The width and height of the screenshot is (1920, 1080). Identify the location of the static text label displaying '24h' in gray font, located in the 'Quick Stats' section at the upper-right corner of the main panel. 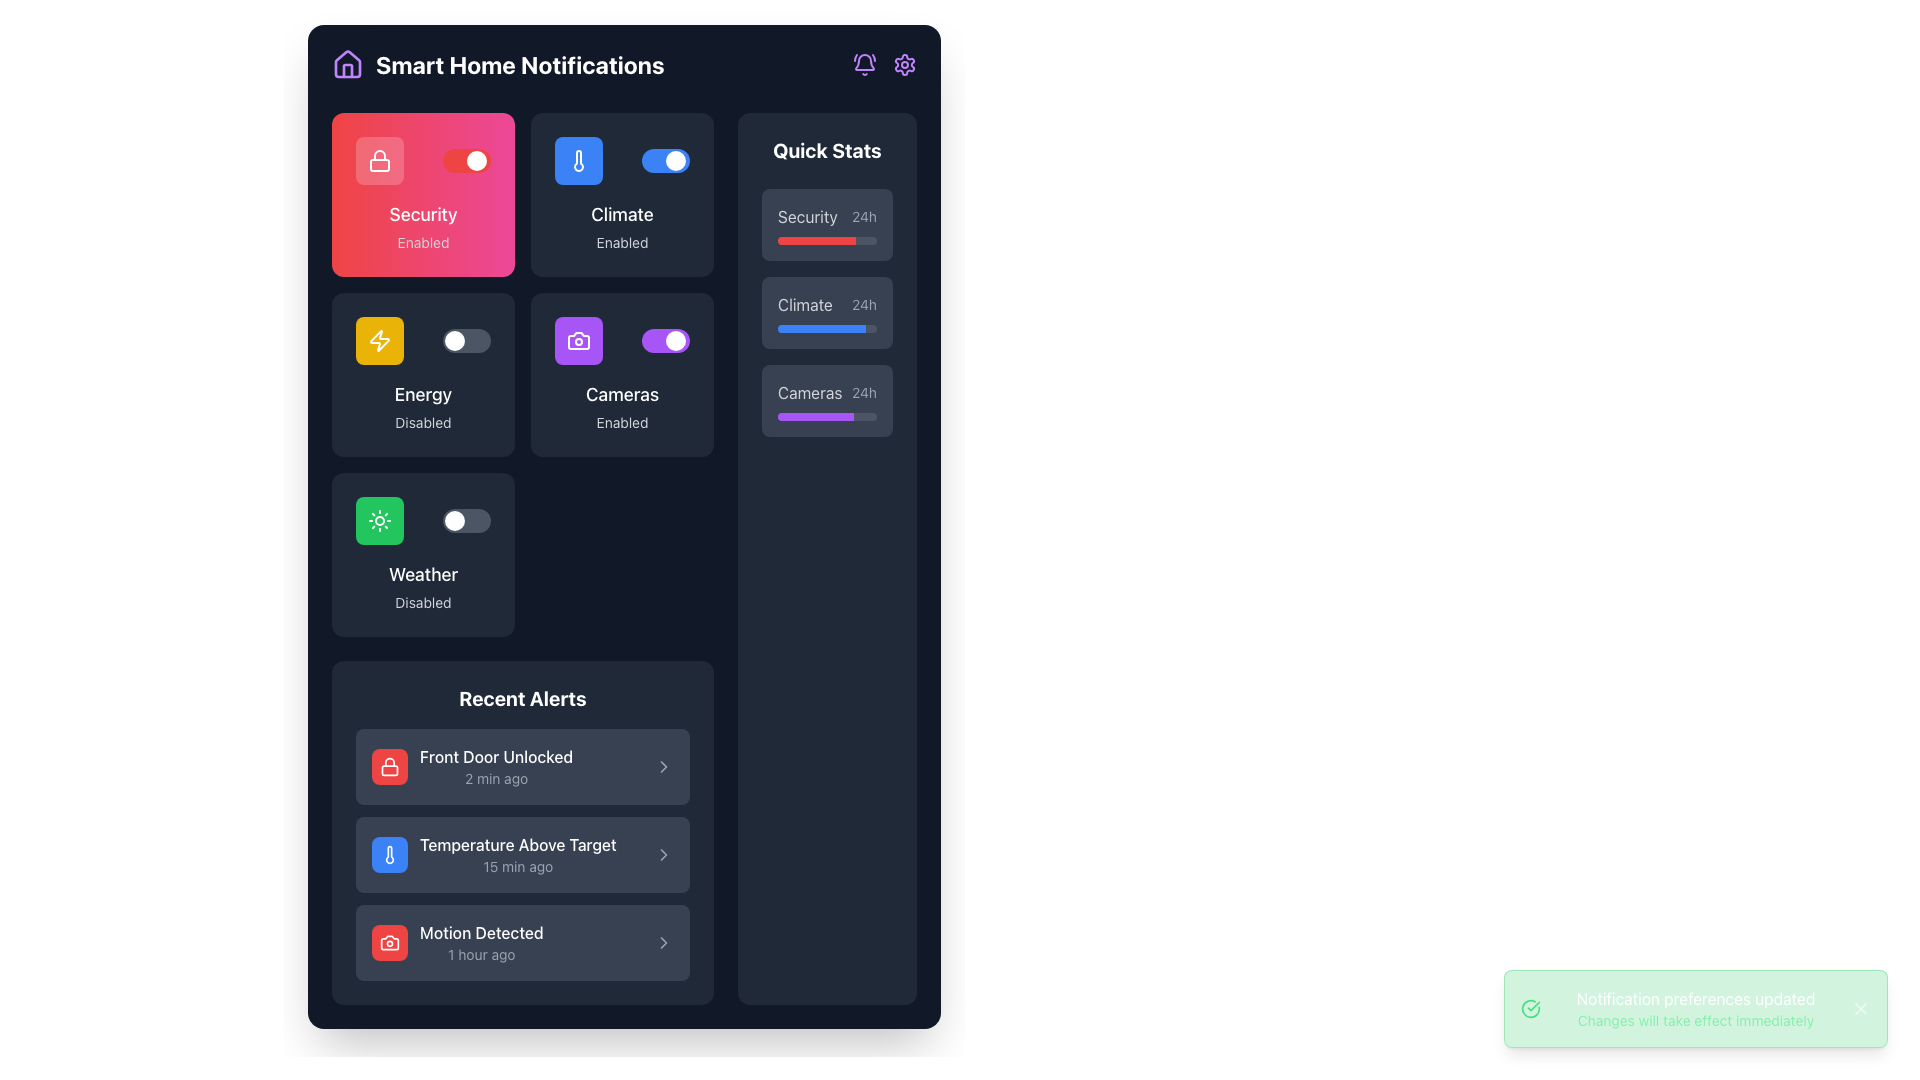
(864, 216).